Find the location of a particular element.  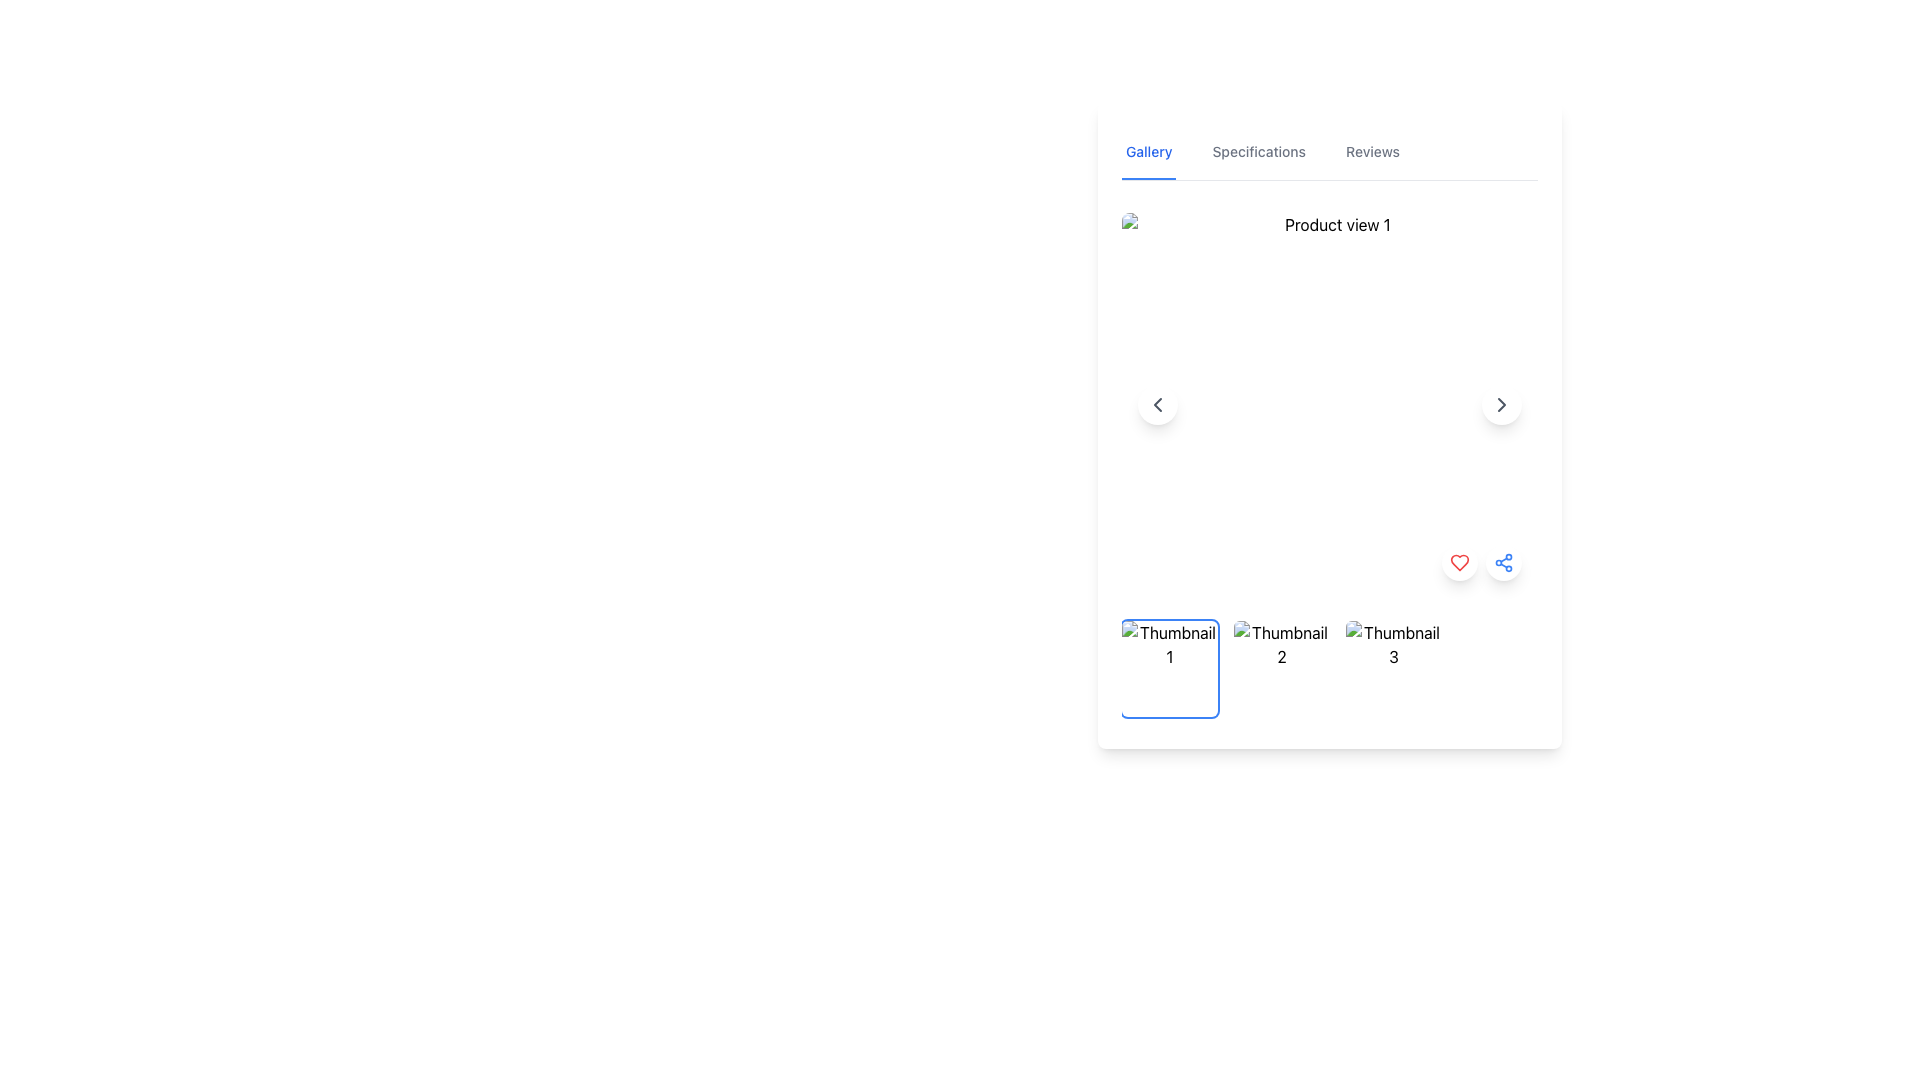

the 'Reviews' Tab item, which is the third item in the horizontal navigation bar, to change its style and highlight it is located at coordinates (1371, 152).